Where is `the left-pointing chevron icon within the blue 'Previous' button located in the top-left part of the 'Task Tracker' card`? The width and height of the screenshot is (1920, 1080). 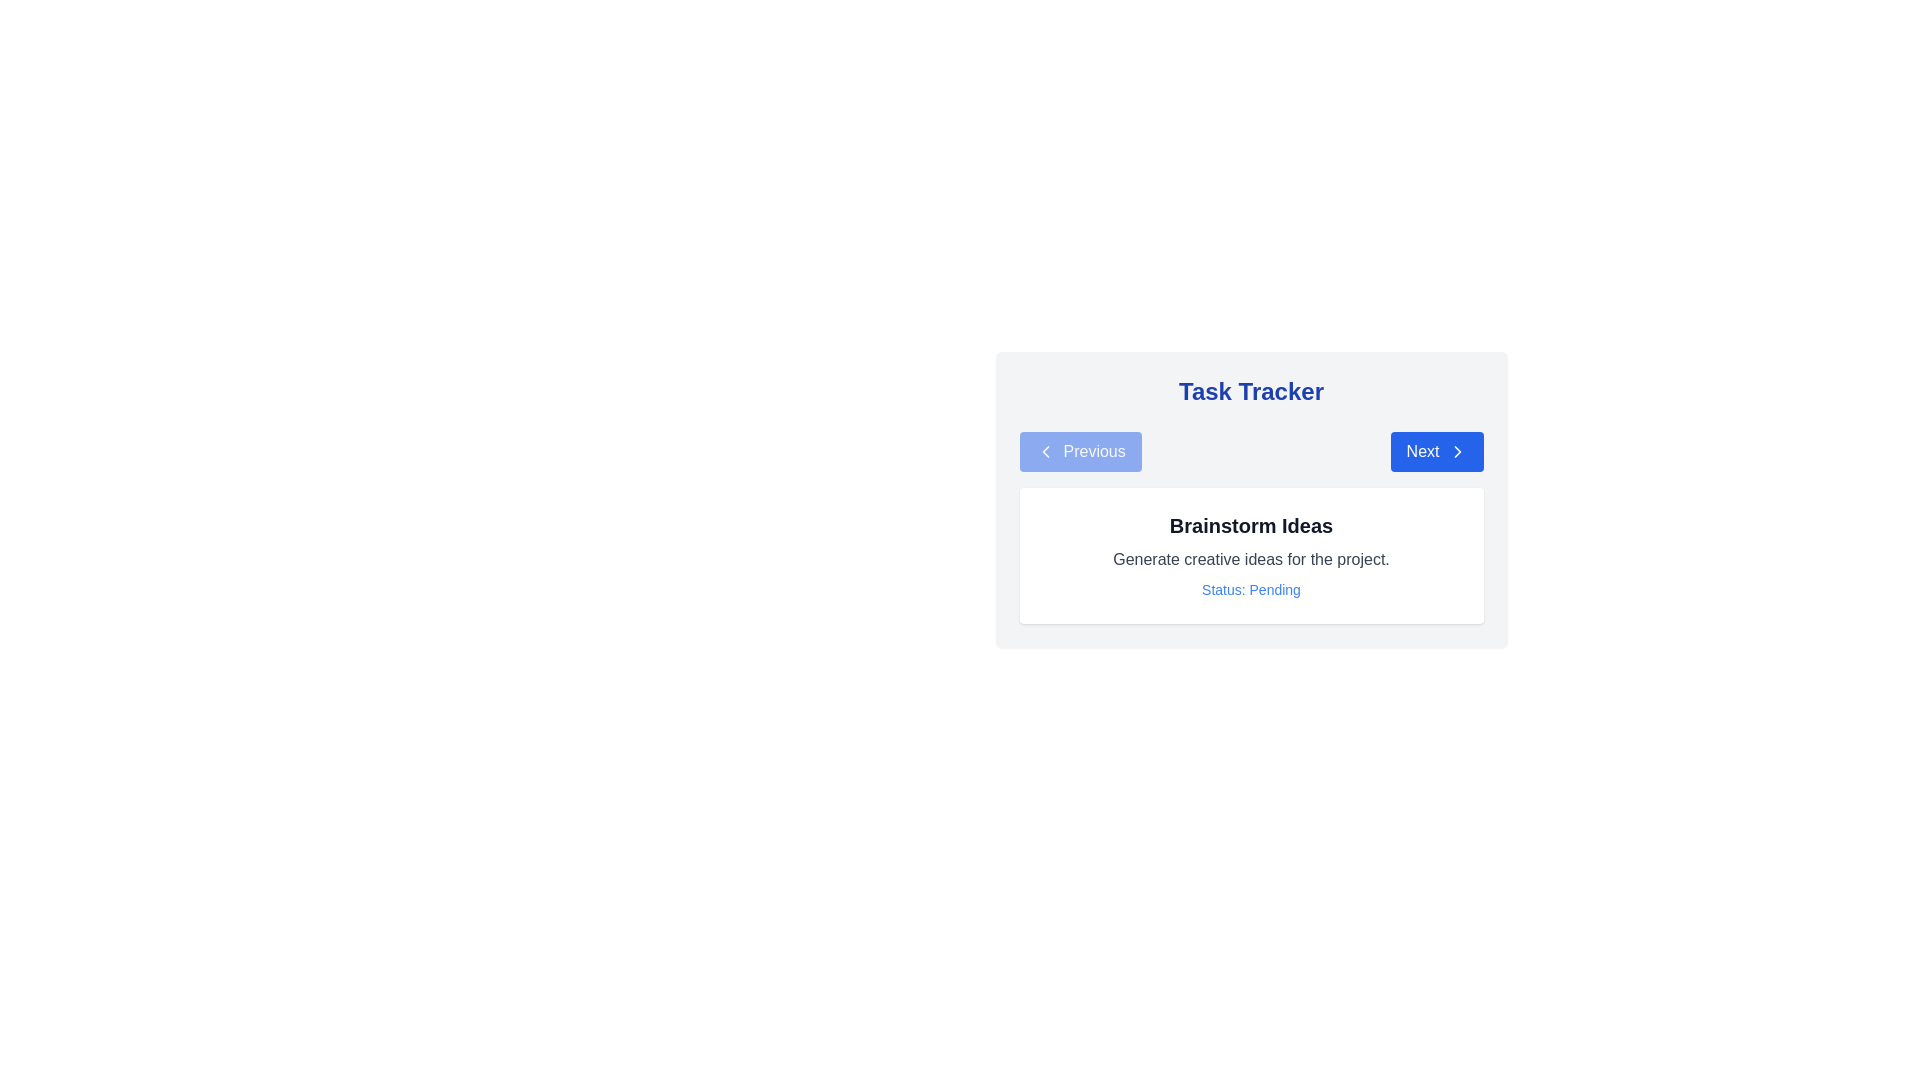 the left-pointing chevron icon within the blue 'Previous' button located in the top-left part of the 'Task Tracker' card is located at coordinates (1044, 451).